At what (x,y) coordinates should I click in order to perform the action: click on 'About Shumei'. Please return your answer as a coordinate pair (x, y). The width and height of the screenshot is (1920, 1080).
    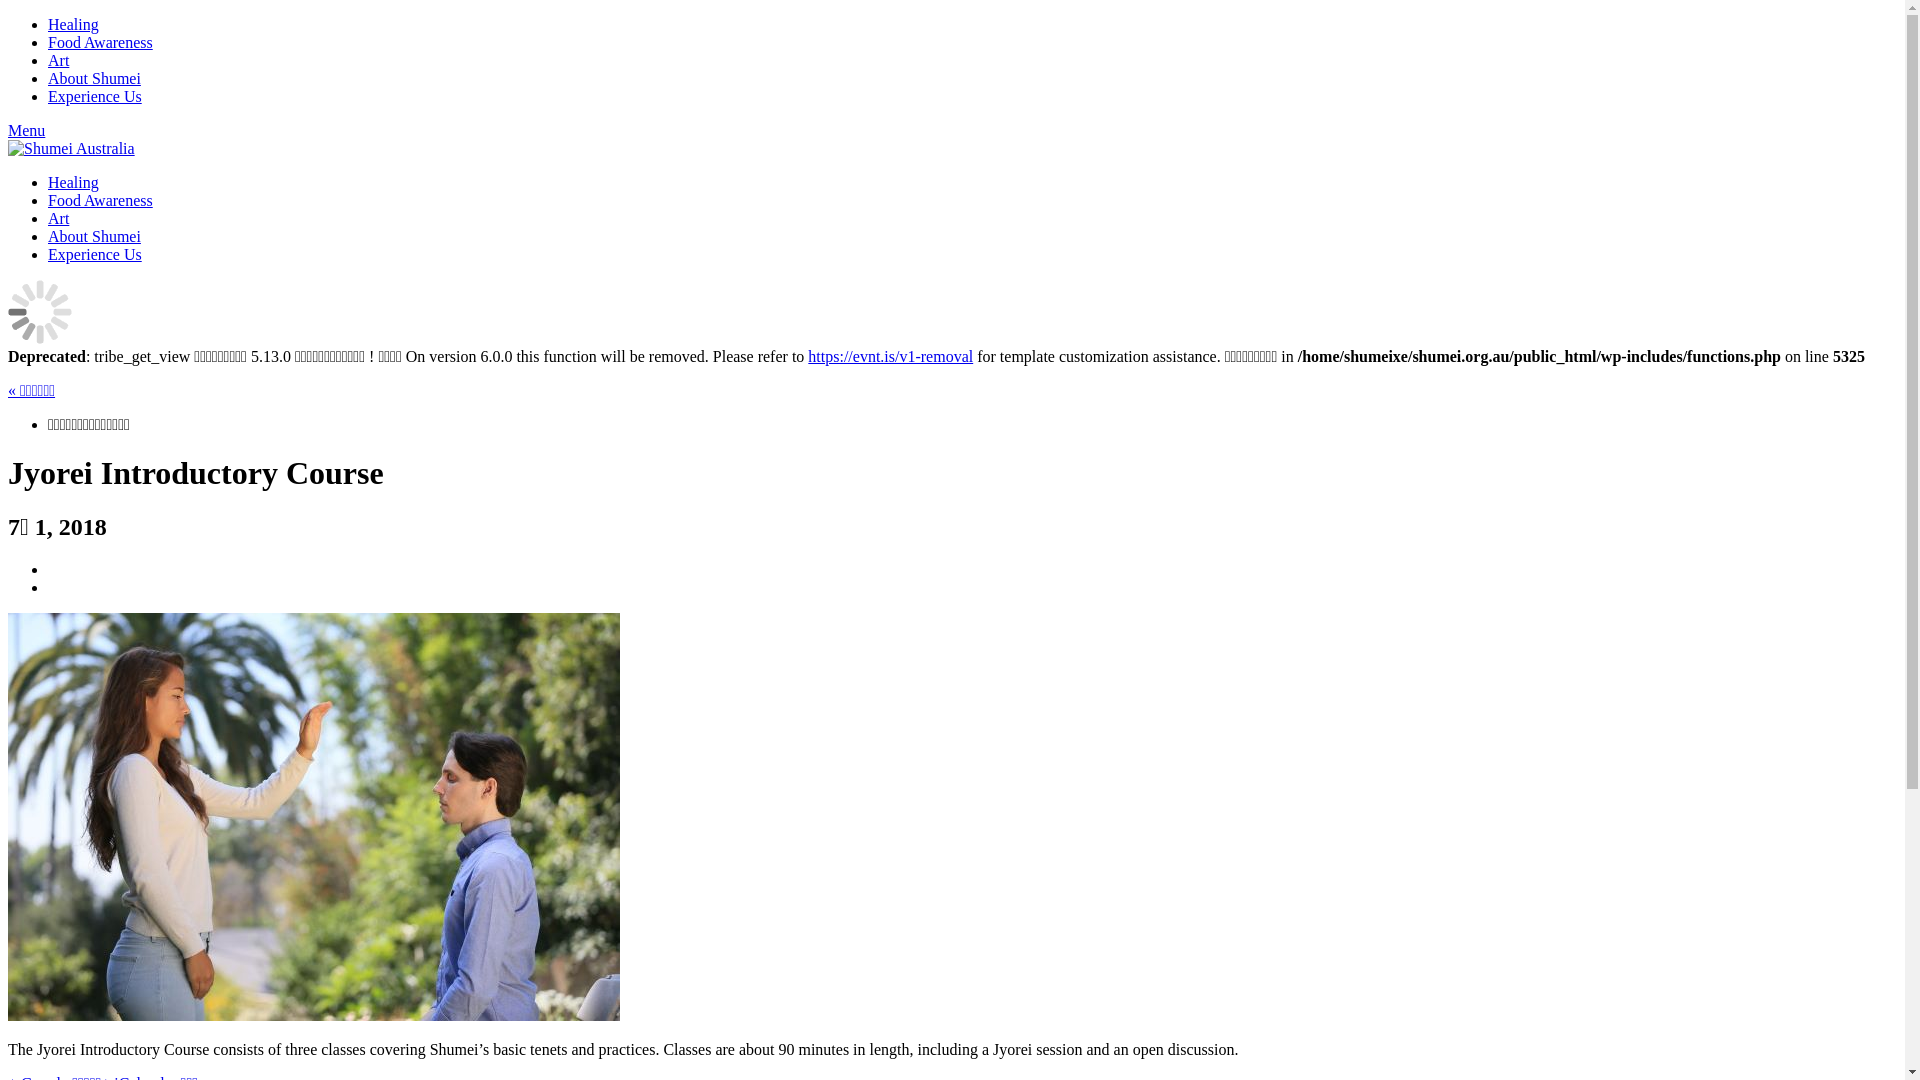
    Looking at the image, I should click on (93, 235).